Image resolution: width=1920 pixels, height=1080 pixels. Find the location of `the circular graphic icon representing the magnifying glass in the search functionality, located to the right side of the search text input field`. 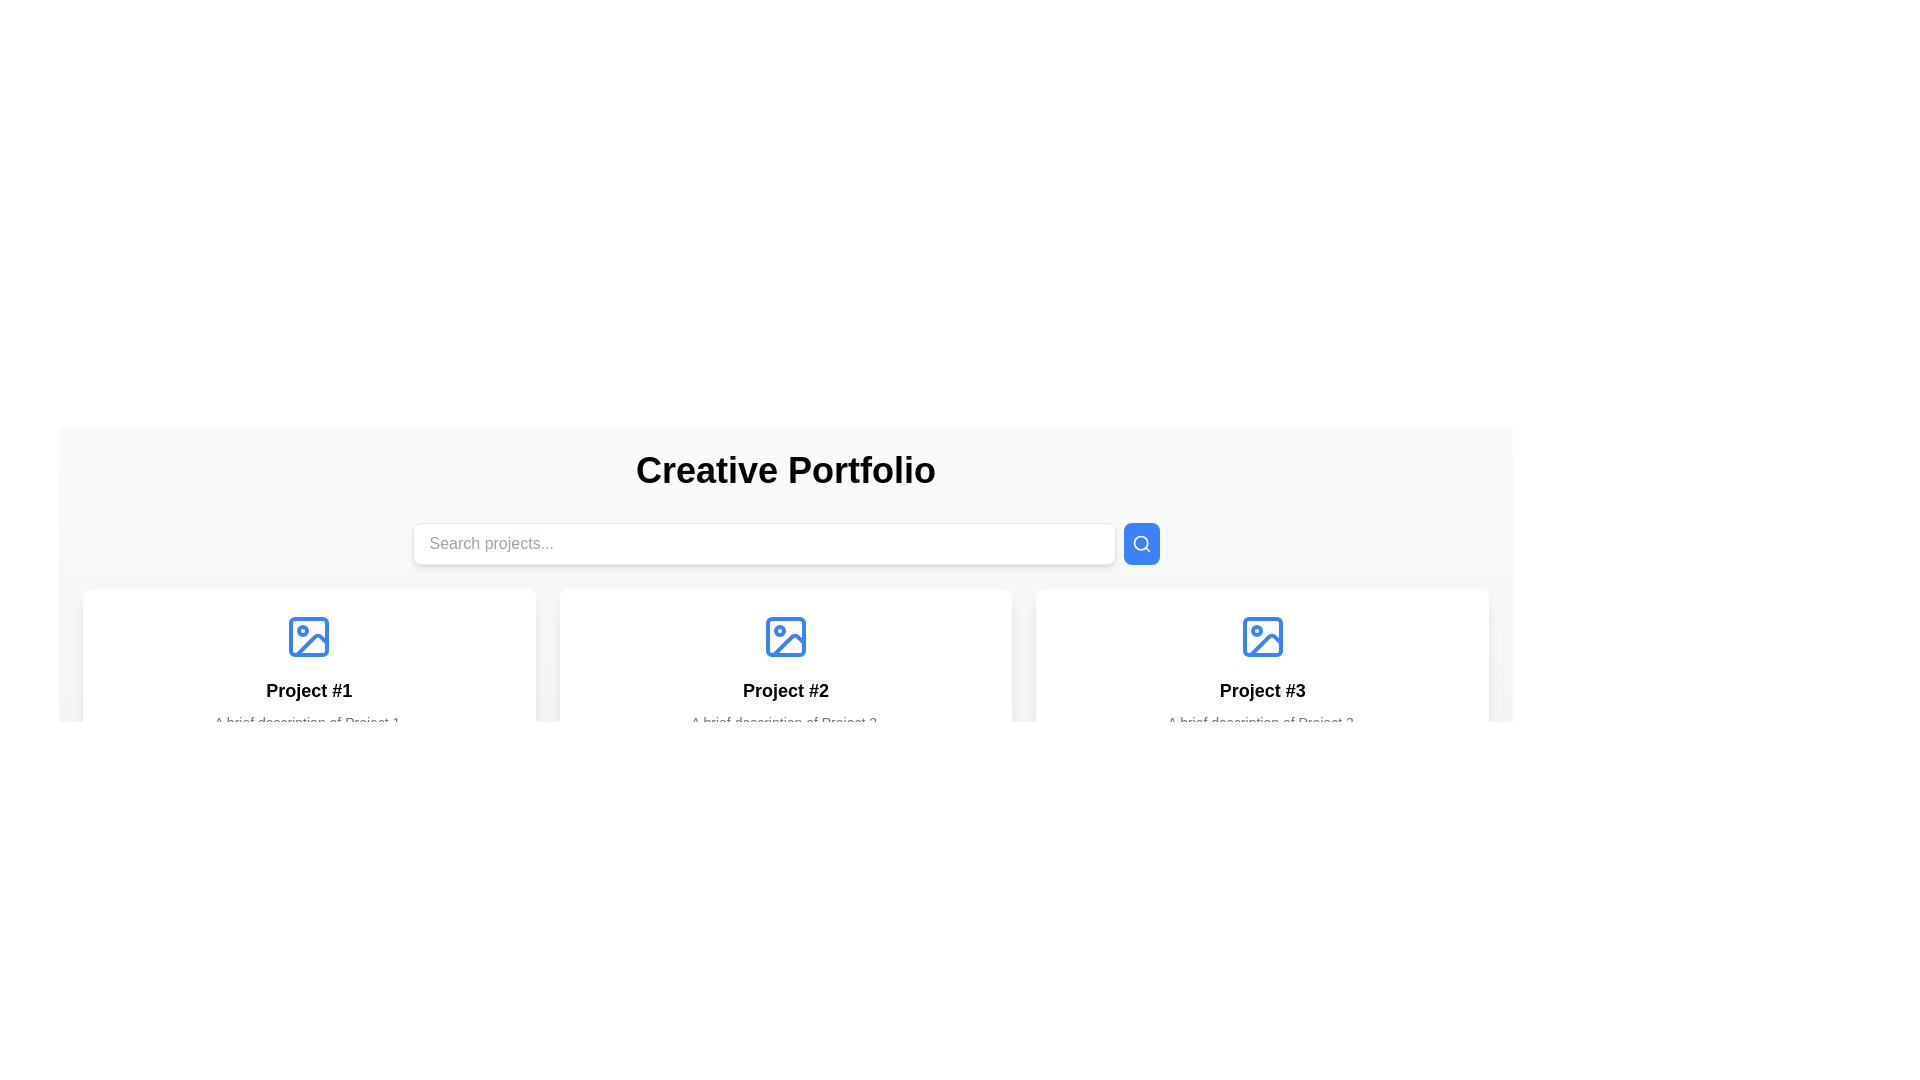

the circular graphic icon representing the magnifying glass in the search functionality, located to the right side of the search text input field is located at coordinates (1140, 543).